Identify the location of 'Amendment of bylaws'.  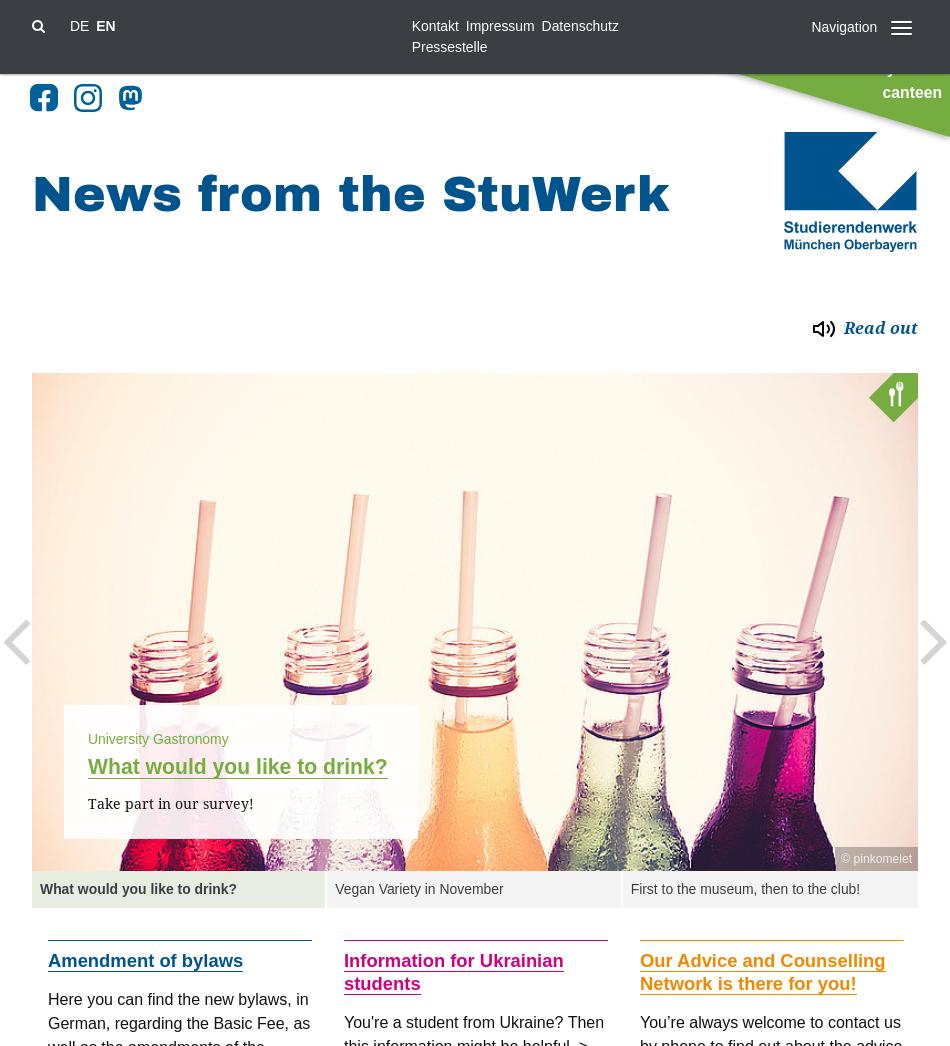
(145, 959).